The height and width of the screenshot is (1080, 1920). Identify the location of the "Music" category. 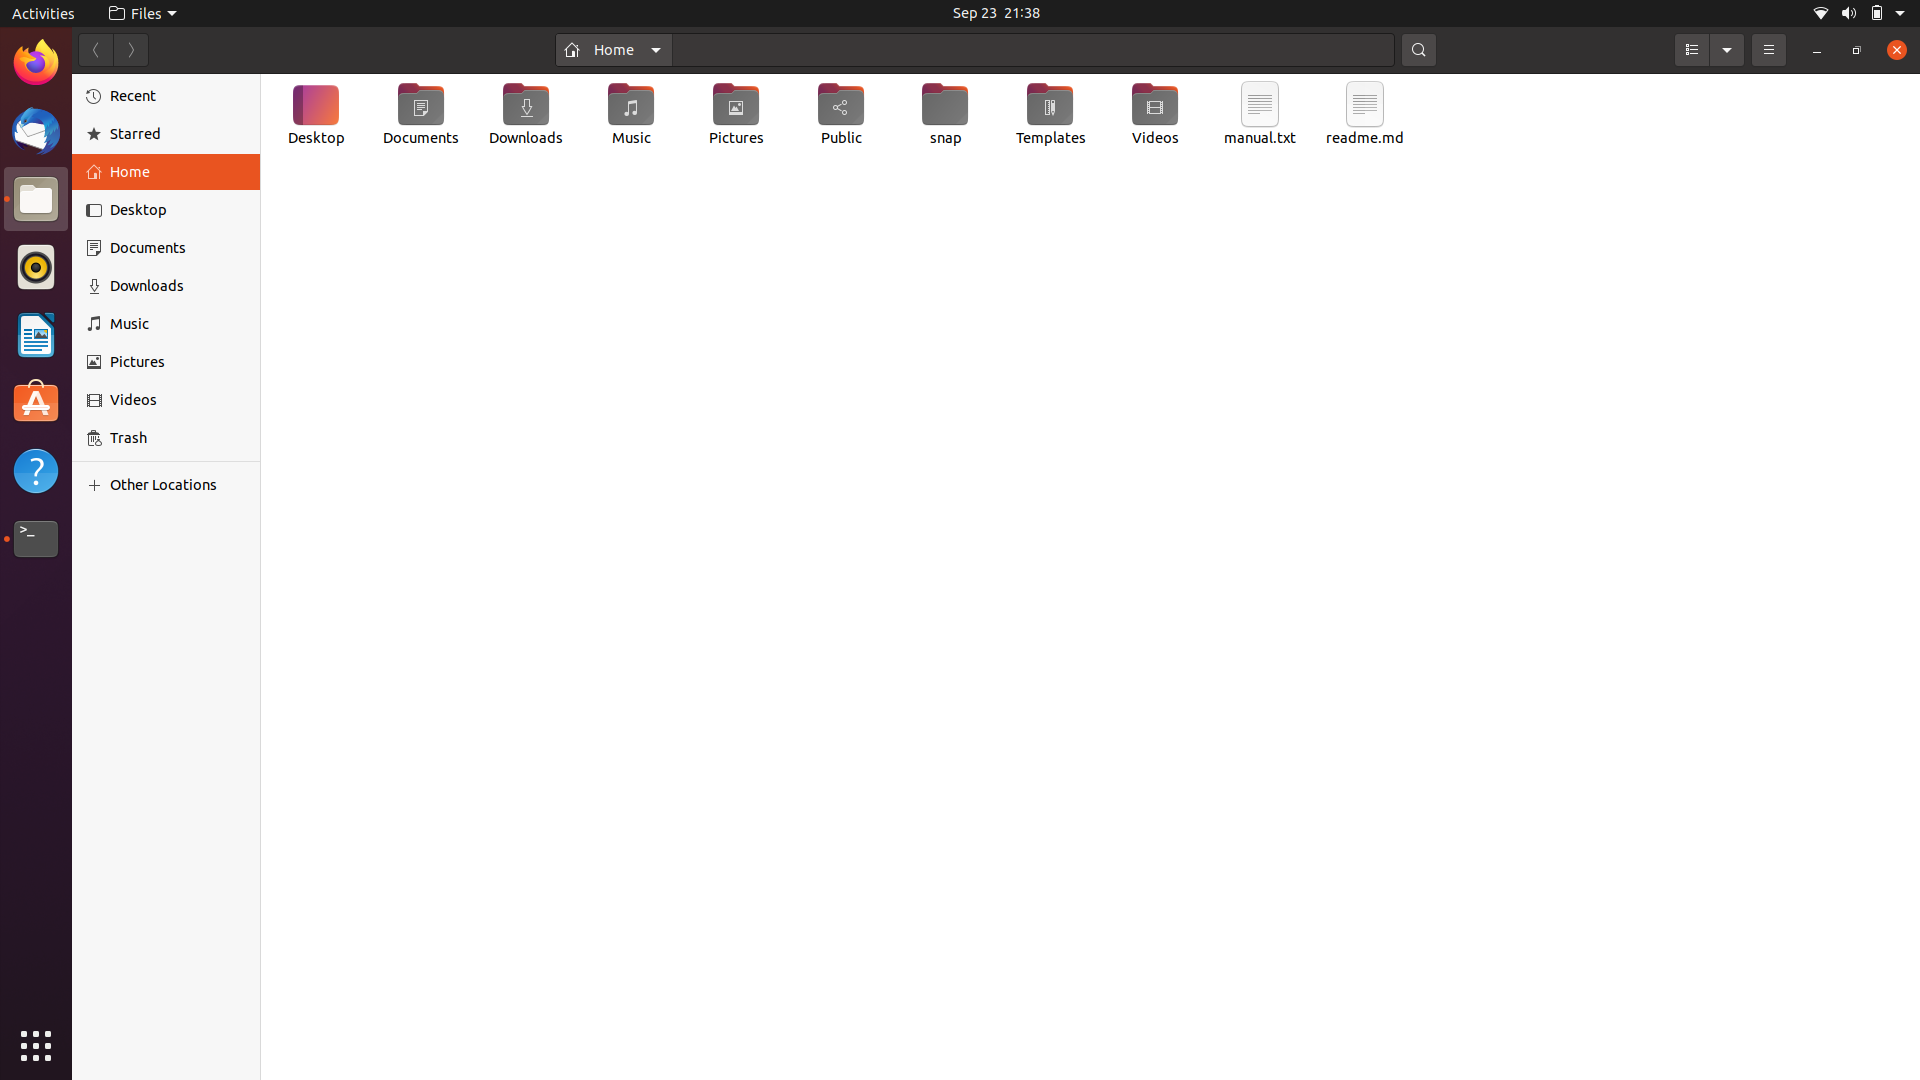
(169, 323).